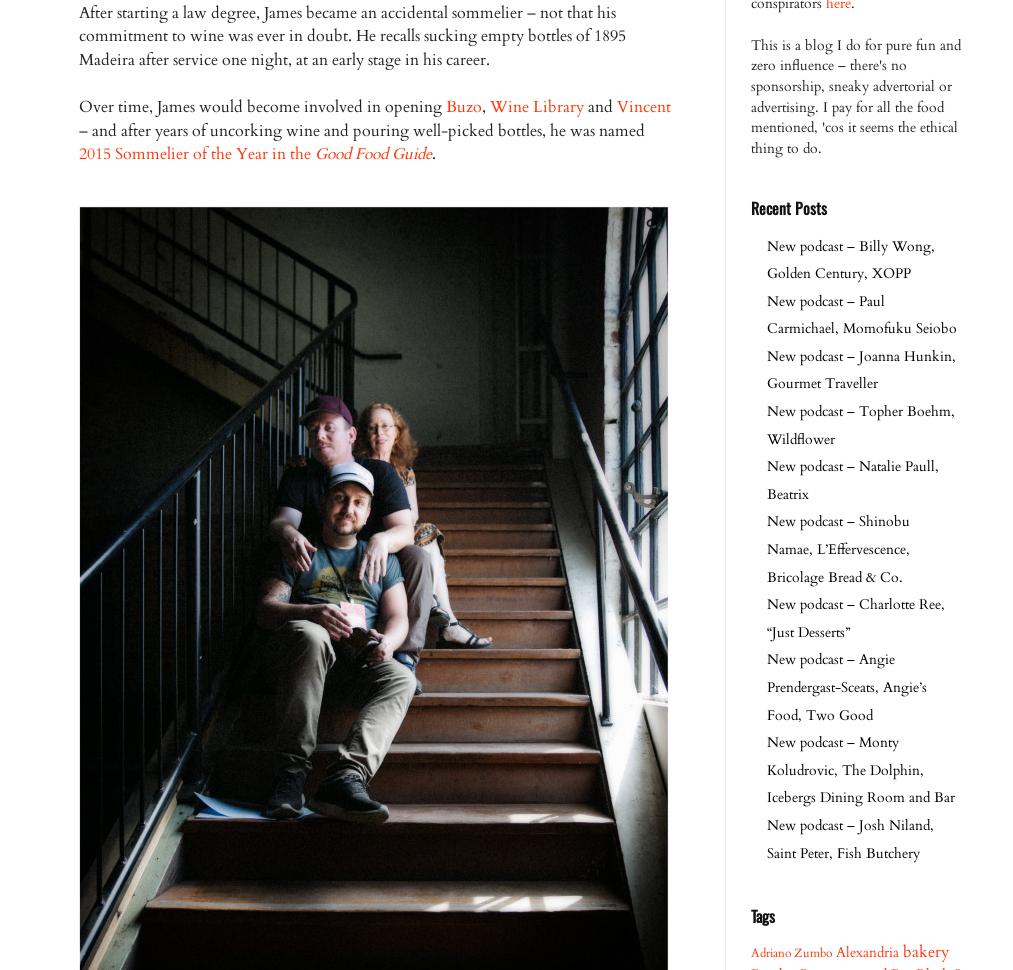 This screenshot has width=1013, height=970. I want to click on 'New podcast – Shinobu Namae, L’Effervescence, Bricolage Bread & Co.', so click(767, 548).